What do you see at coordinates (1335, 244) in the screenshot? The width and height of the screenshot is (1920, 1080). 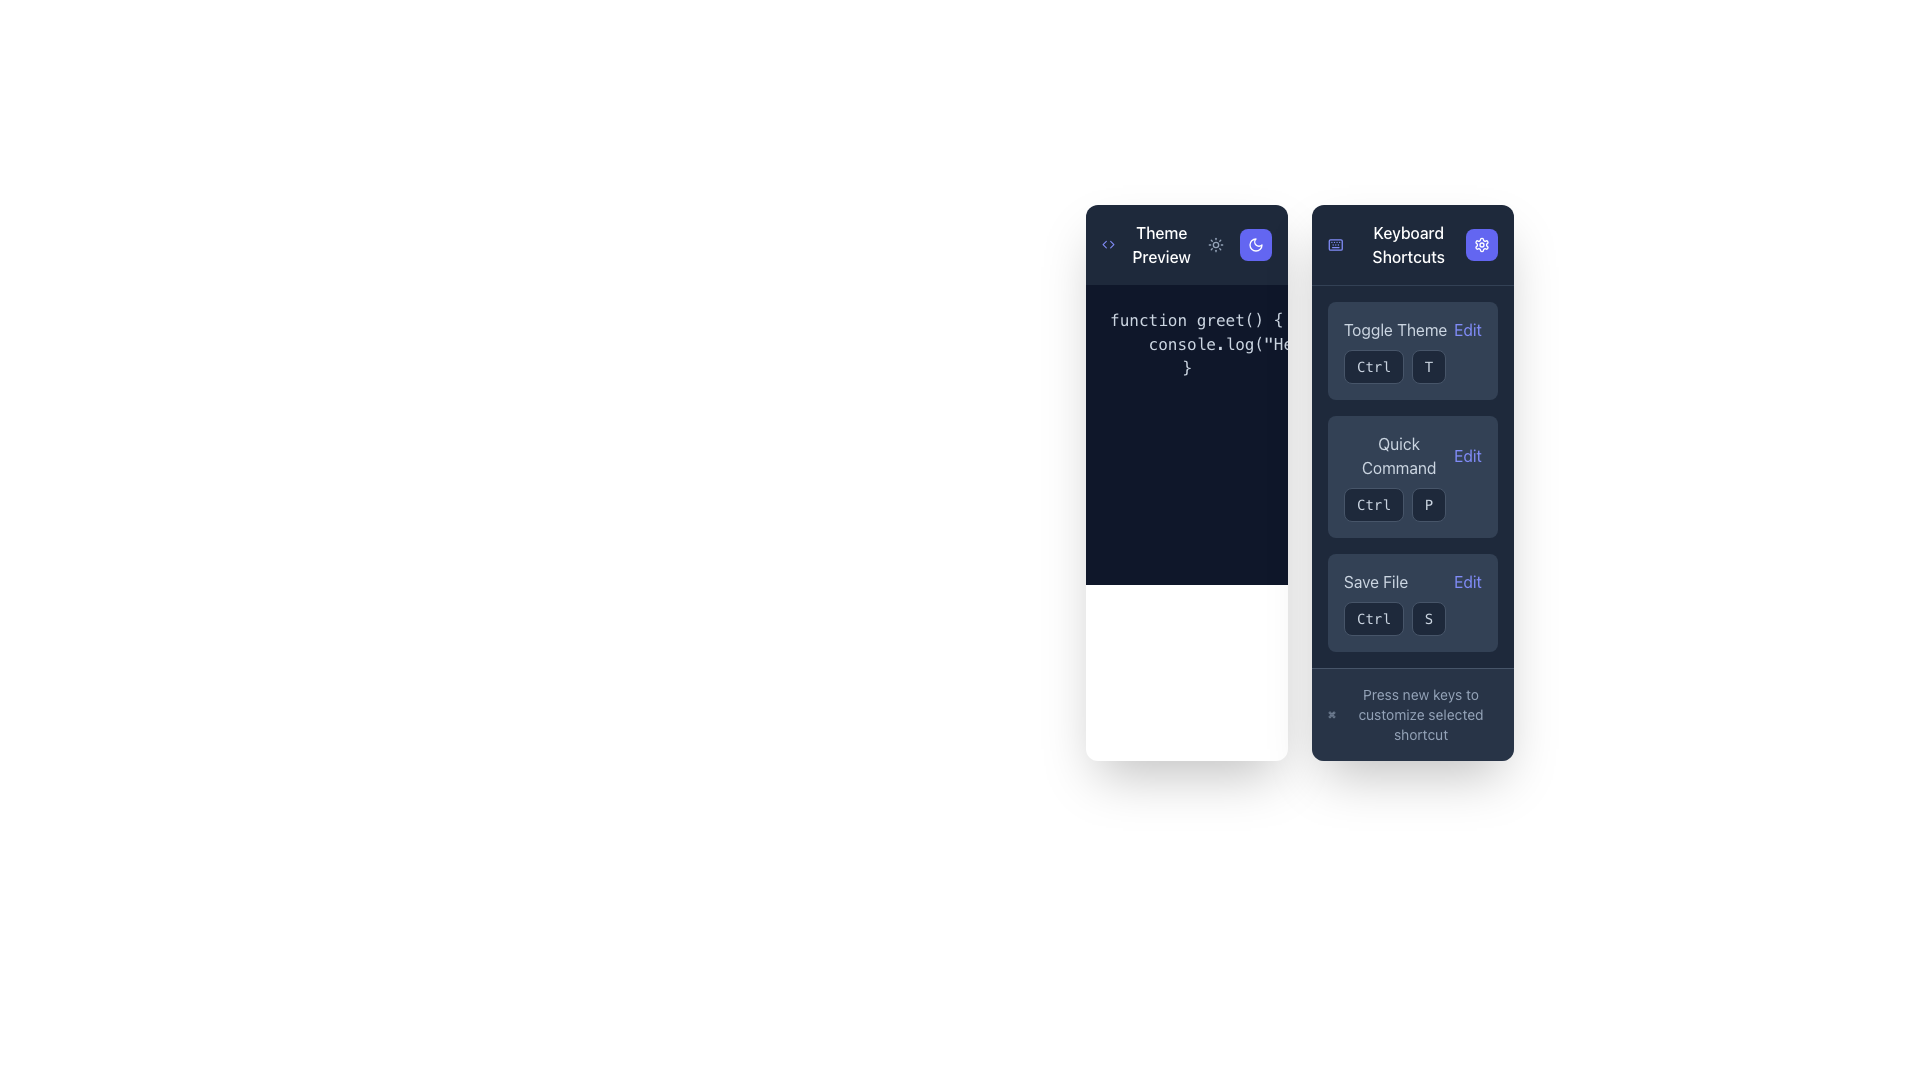 I see `the small rectangular outline with rounded corners, part of the keyboard icon located towards the upper left side of the 'Keyboard Shortcuts' header section` at bounding box center [1335, 244].